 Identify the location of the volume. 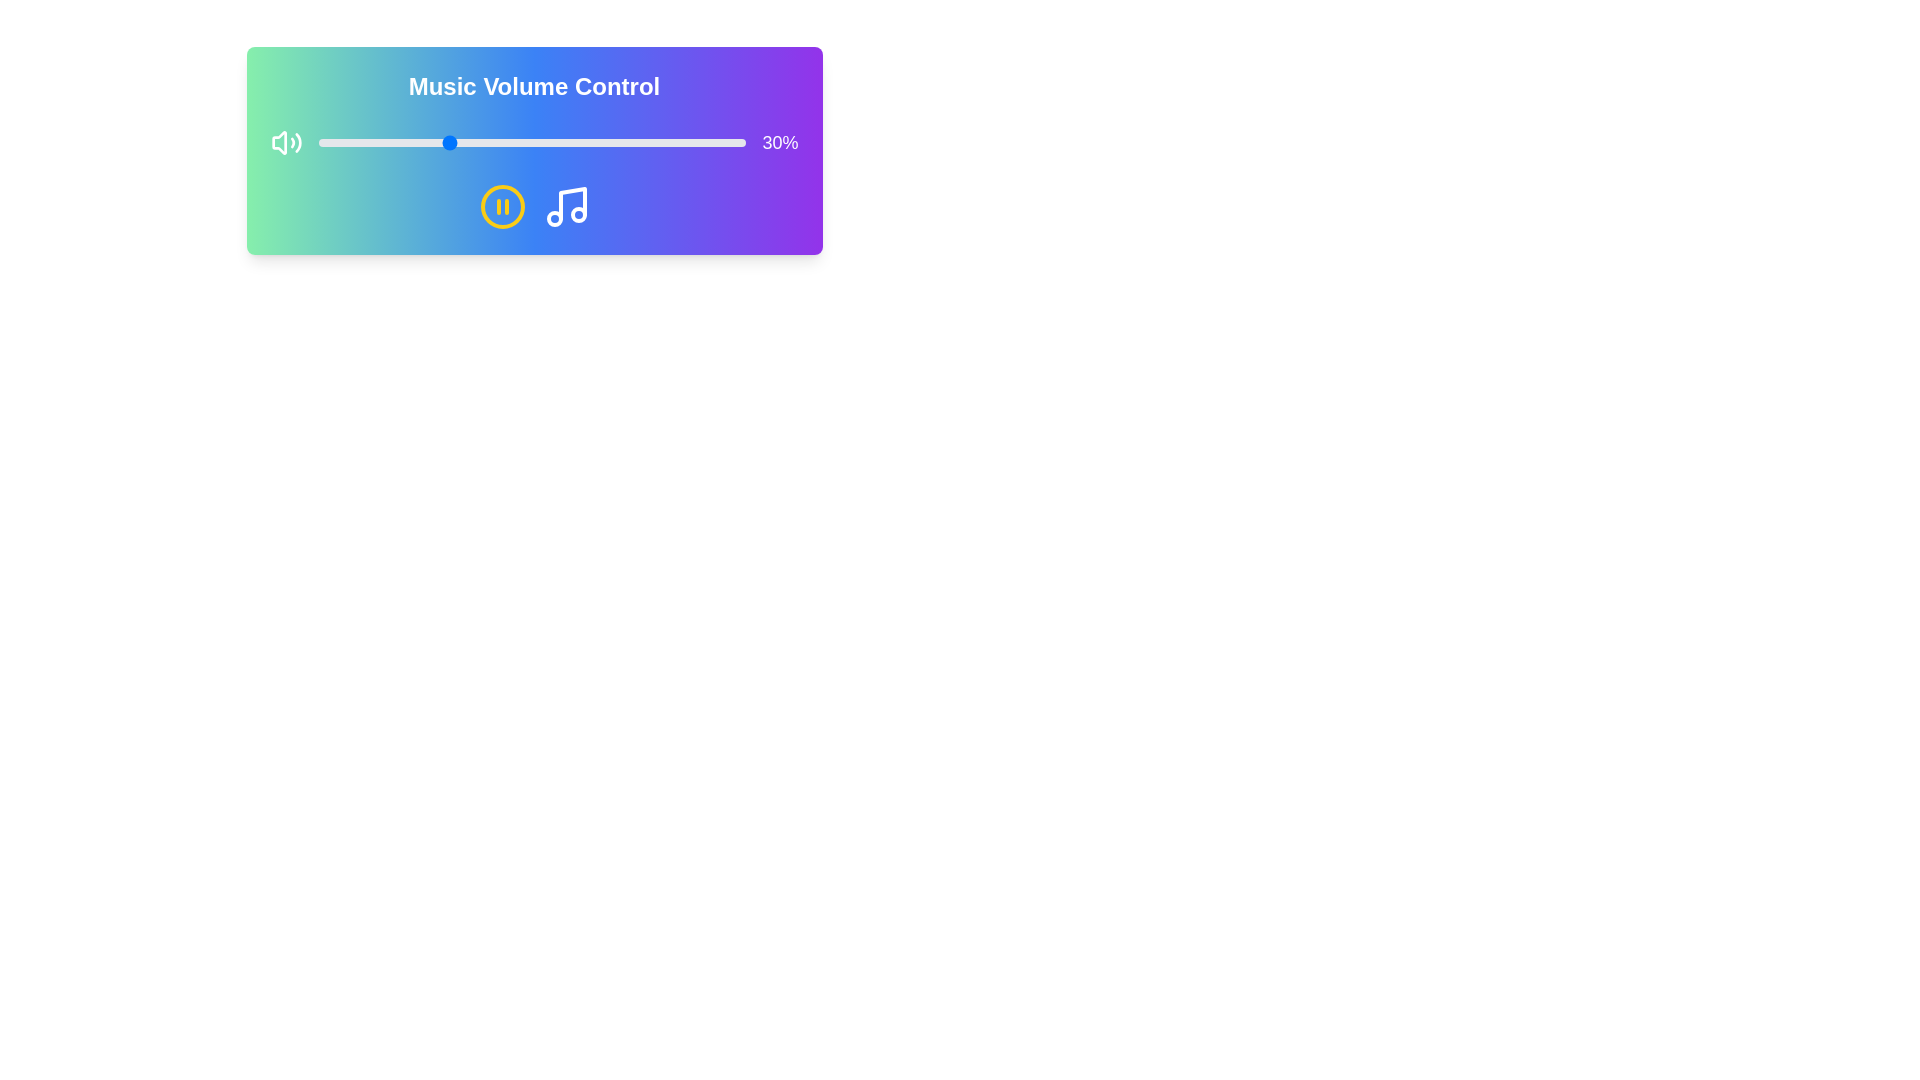
(415, 141).